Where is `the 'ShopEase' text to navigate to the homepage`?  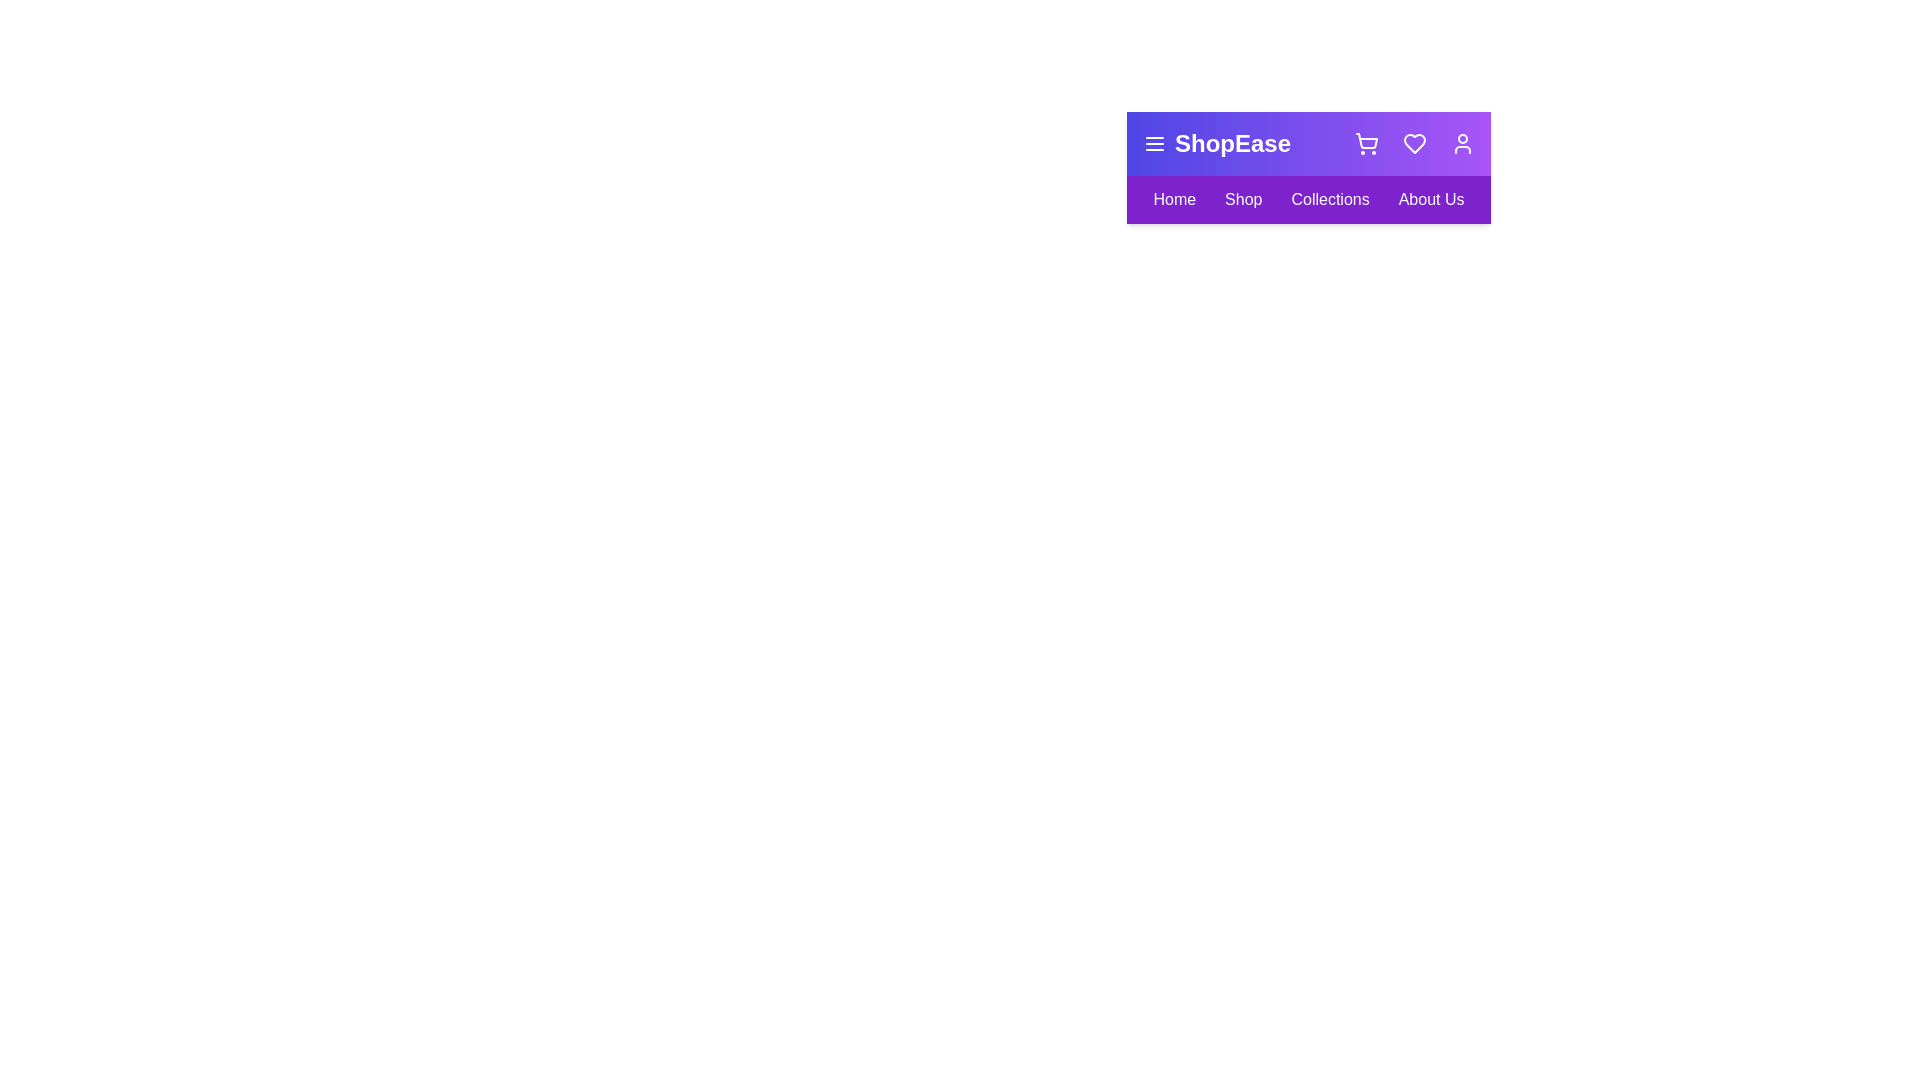
the 'ShopEase' text to navigate to the homepage is located at coordinates (1216, 142).